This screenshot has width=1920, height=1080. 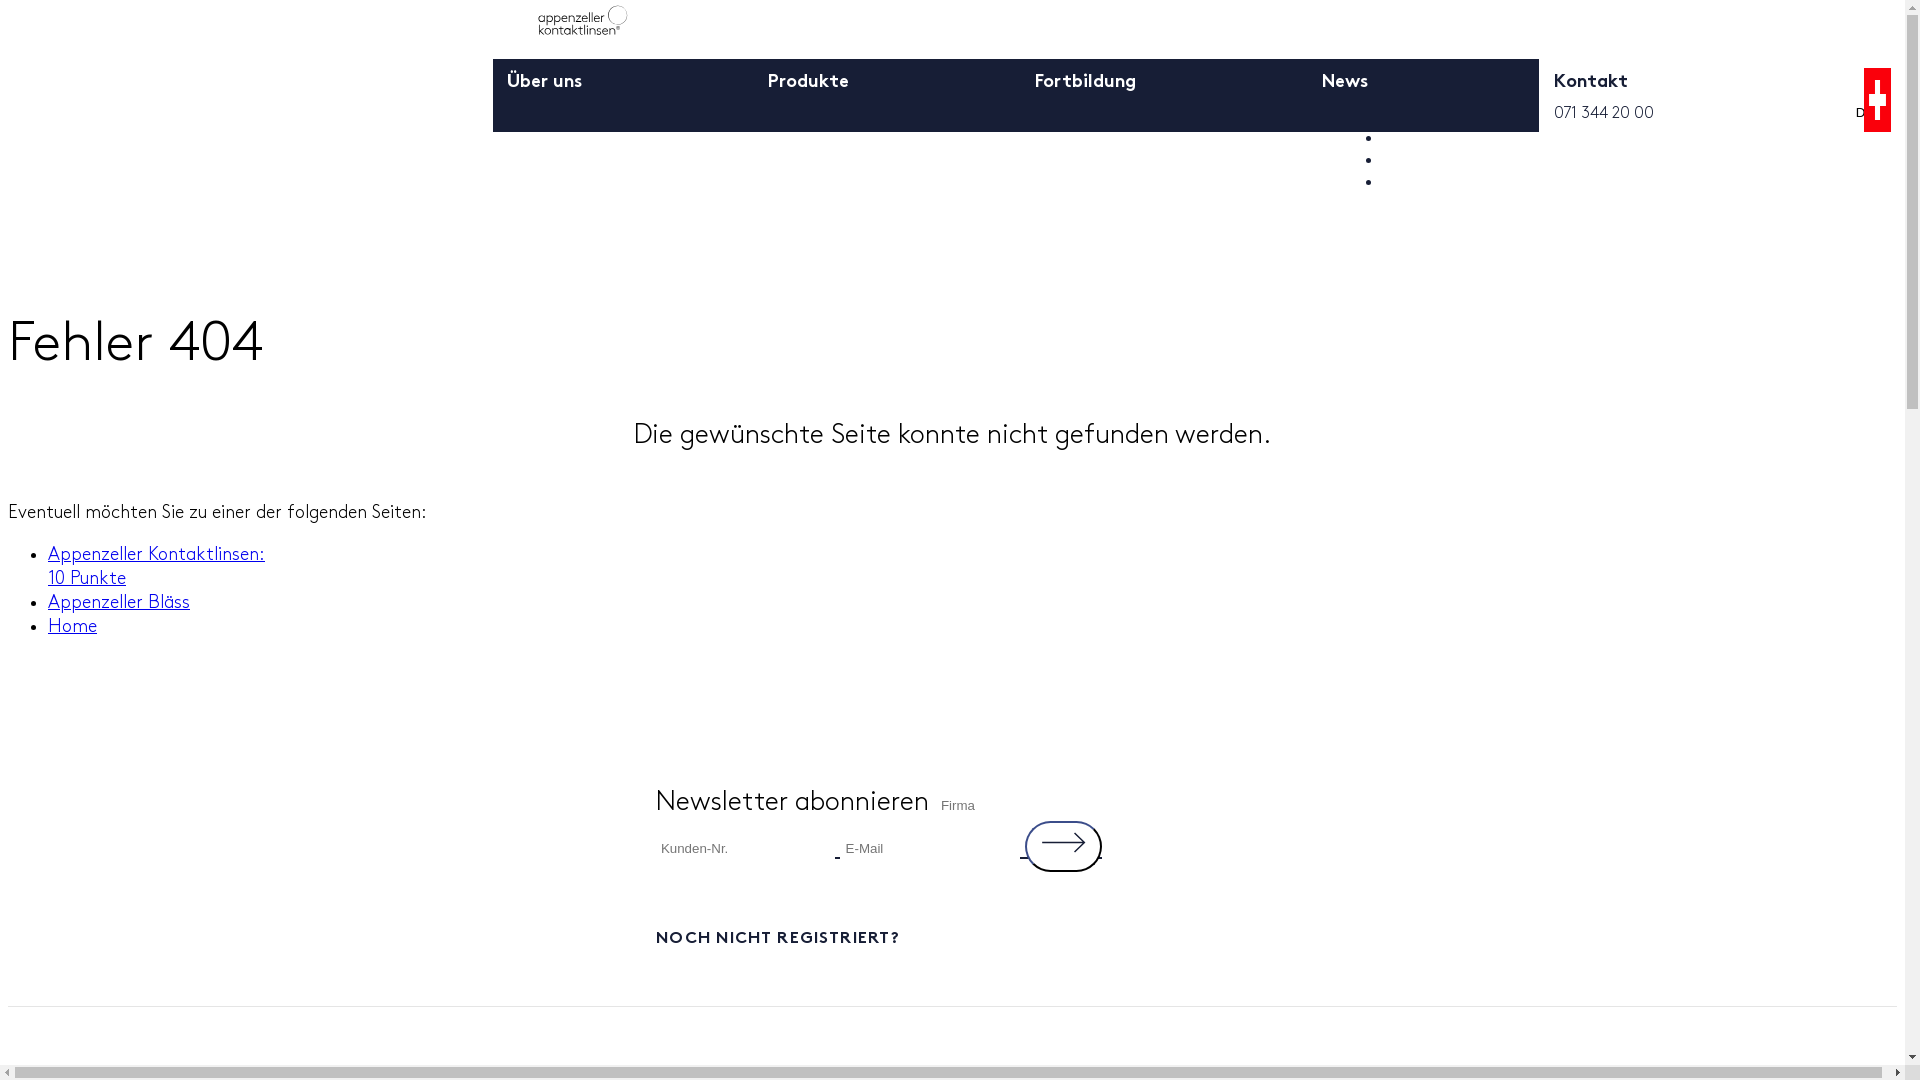 What do you see at coordinates (1423, 182) in the screenshot?
I see `'SUPPORT'` at bounding box center [1423, 182].